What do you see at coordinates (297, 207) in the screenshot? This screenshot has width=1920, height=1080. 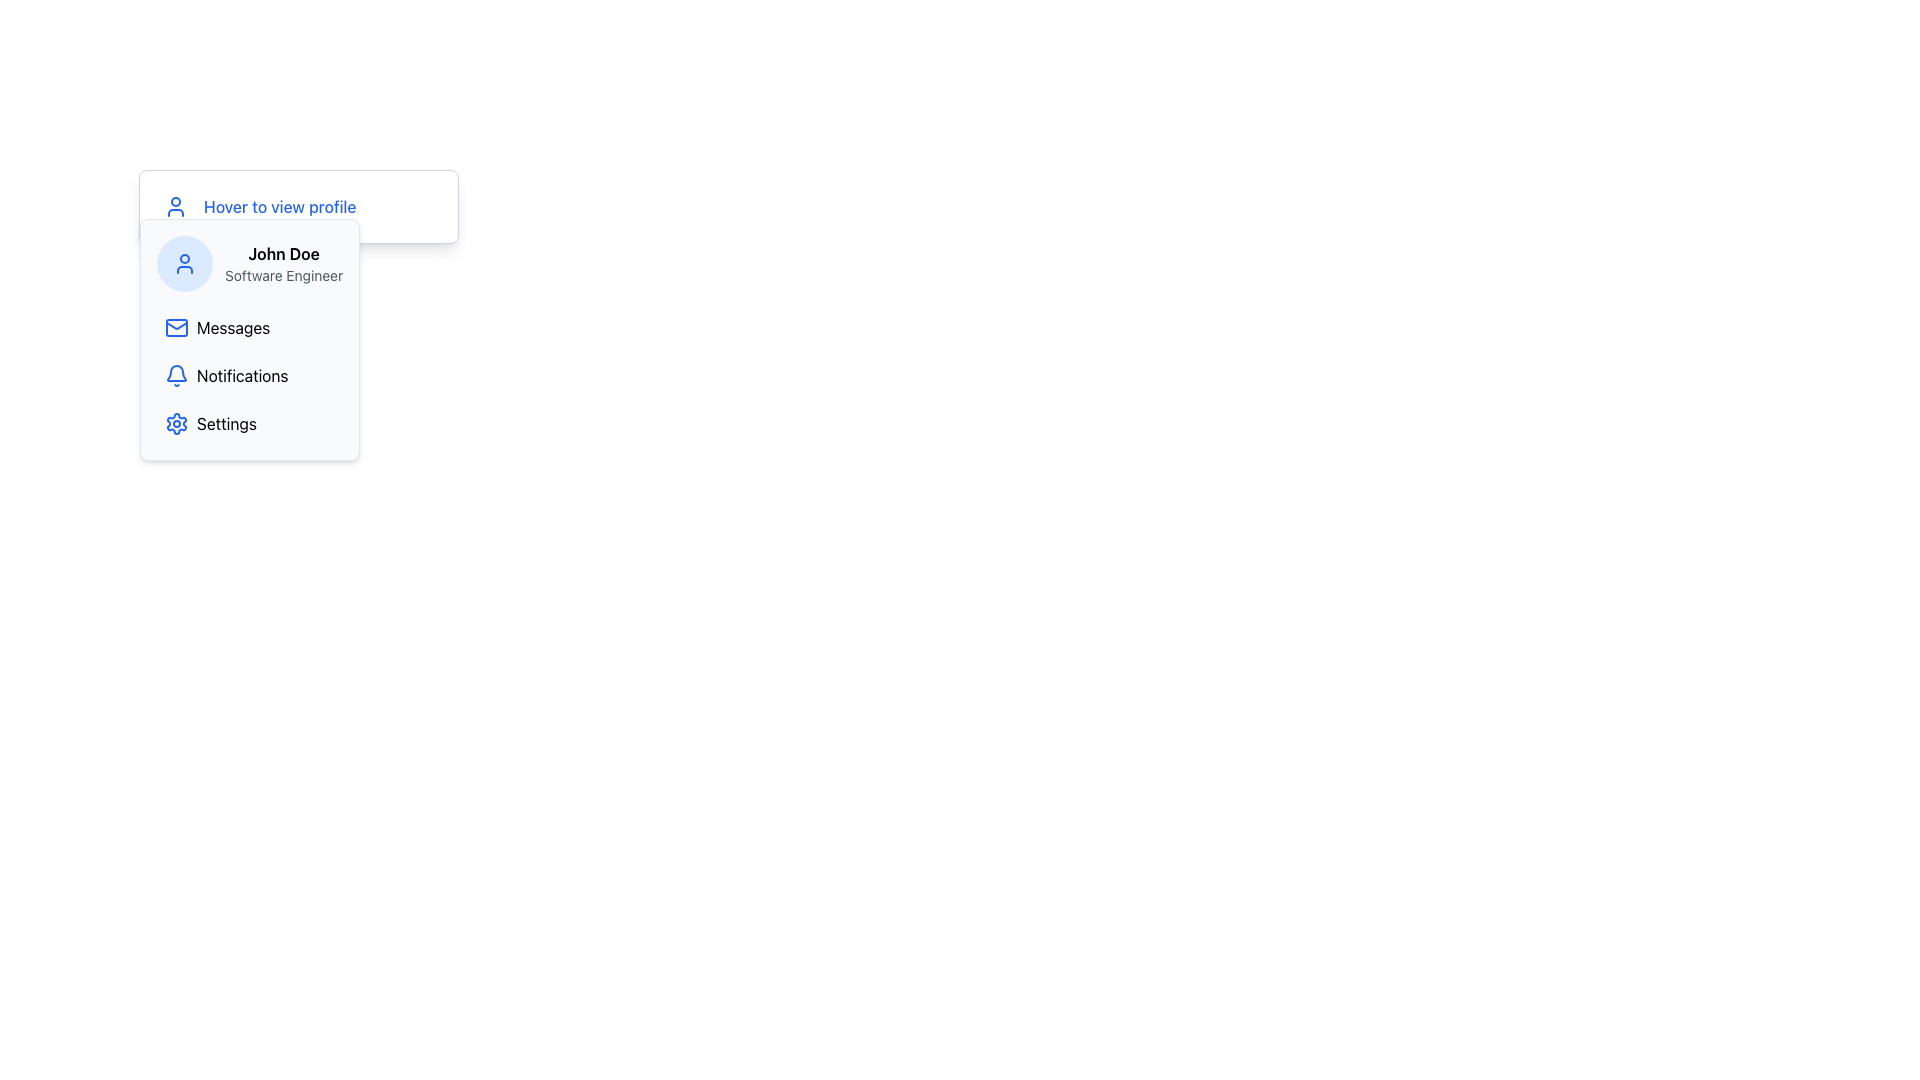 I see `the user icon or the text 'Hover` at bounding box center [297, 207].